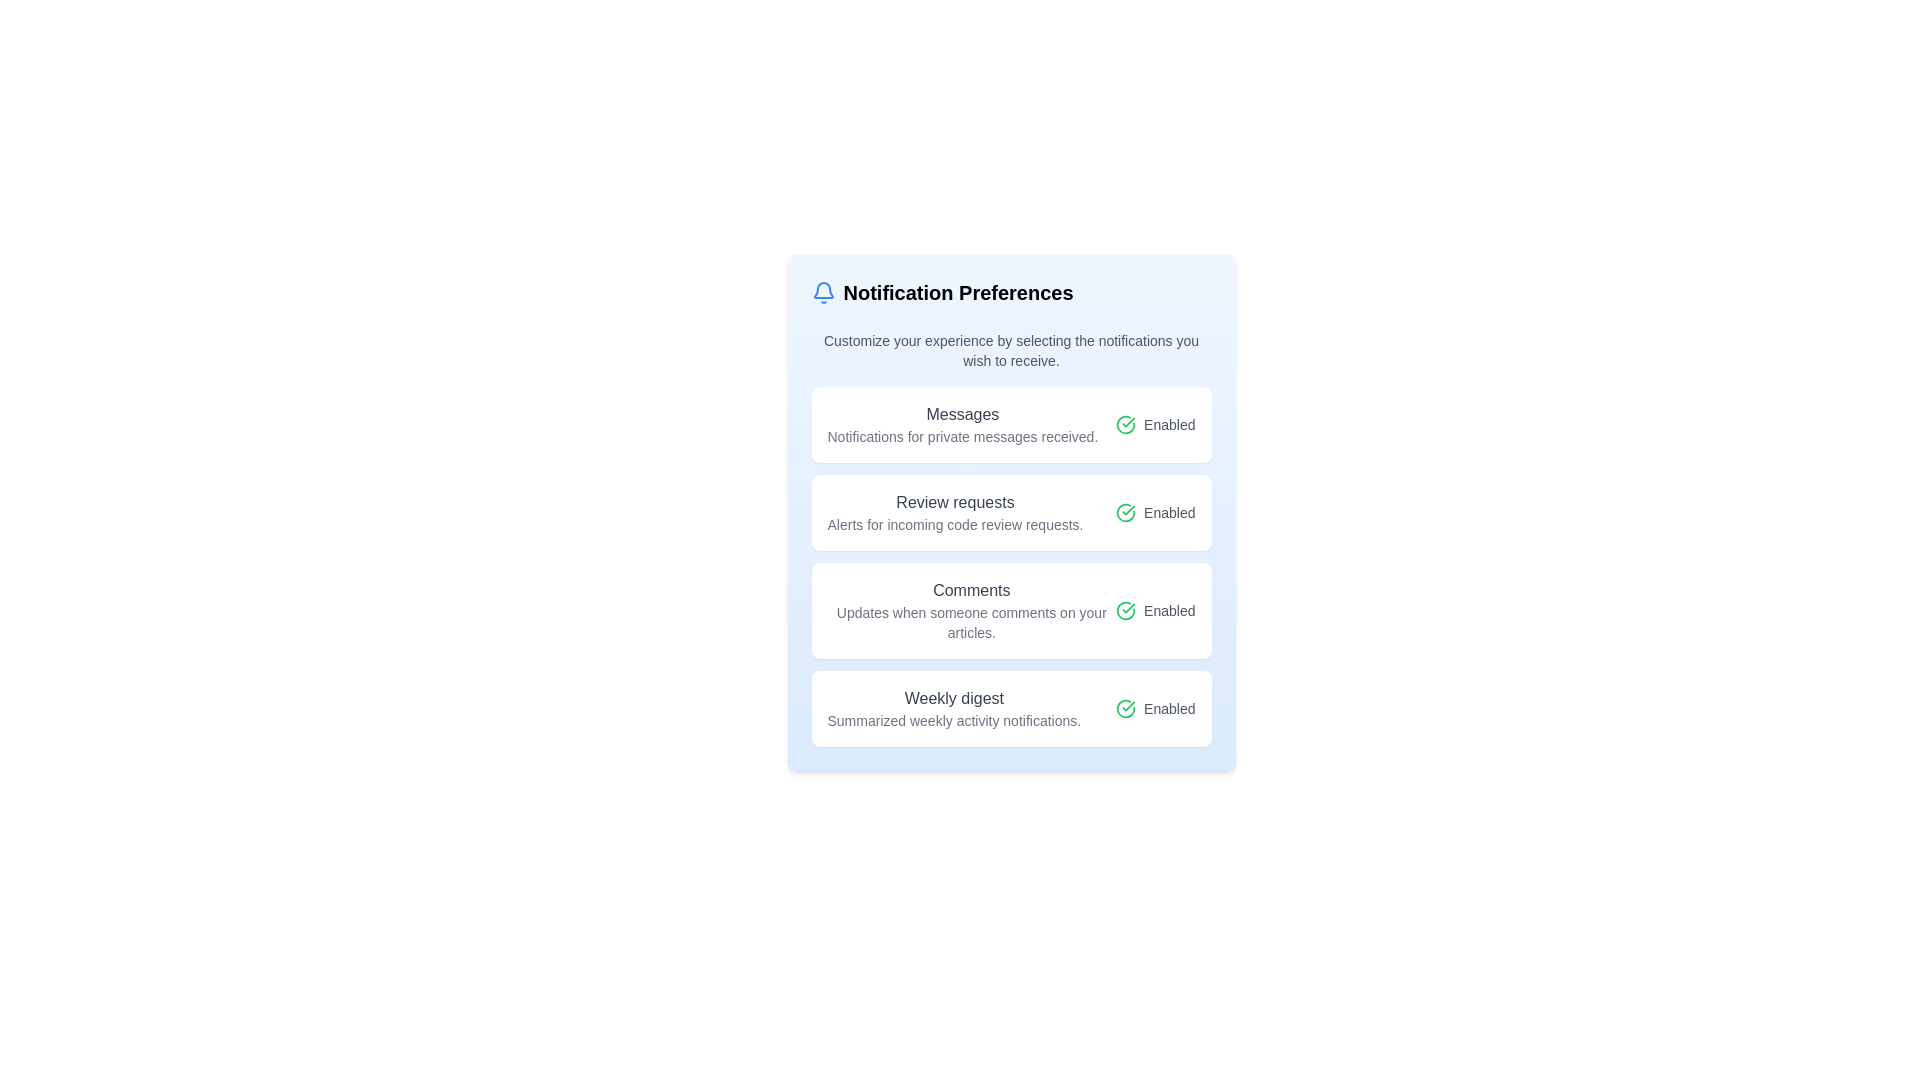 This screenshot has width=1920, height=1080. What do you see at coordinates (1011, 708) in the screenshot?
I see `the fourth list item in the notification preferences panel that displays 'Weekly digest' with its corresponding green checkmark icon` at bounding box center [1011, 708].